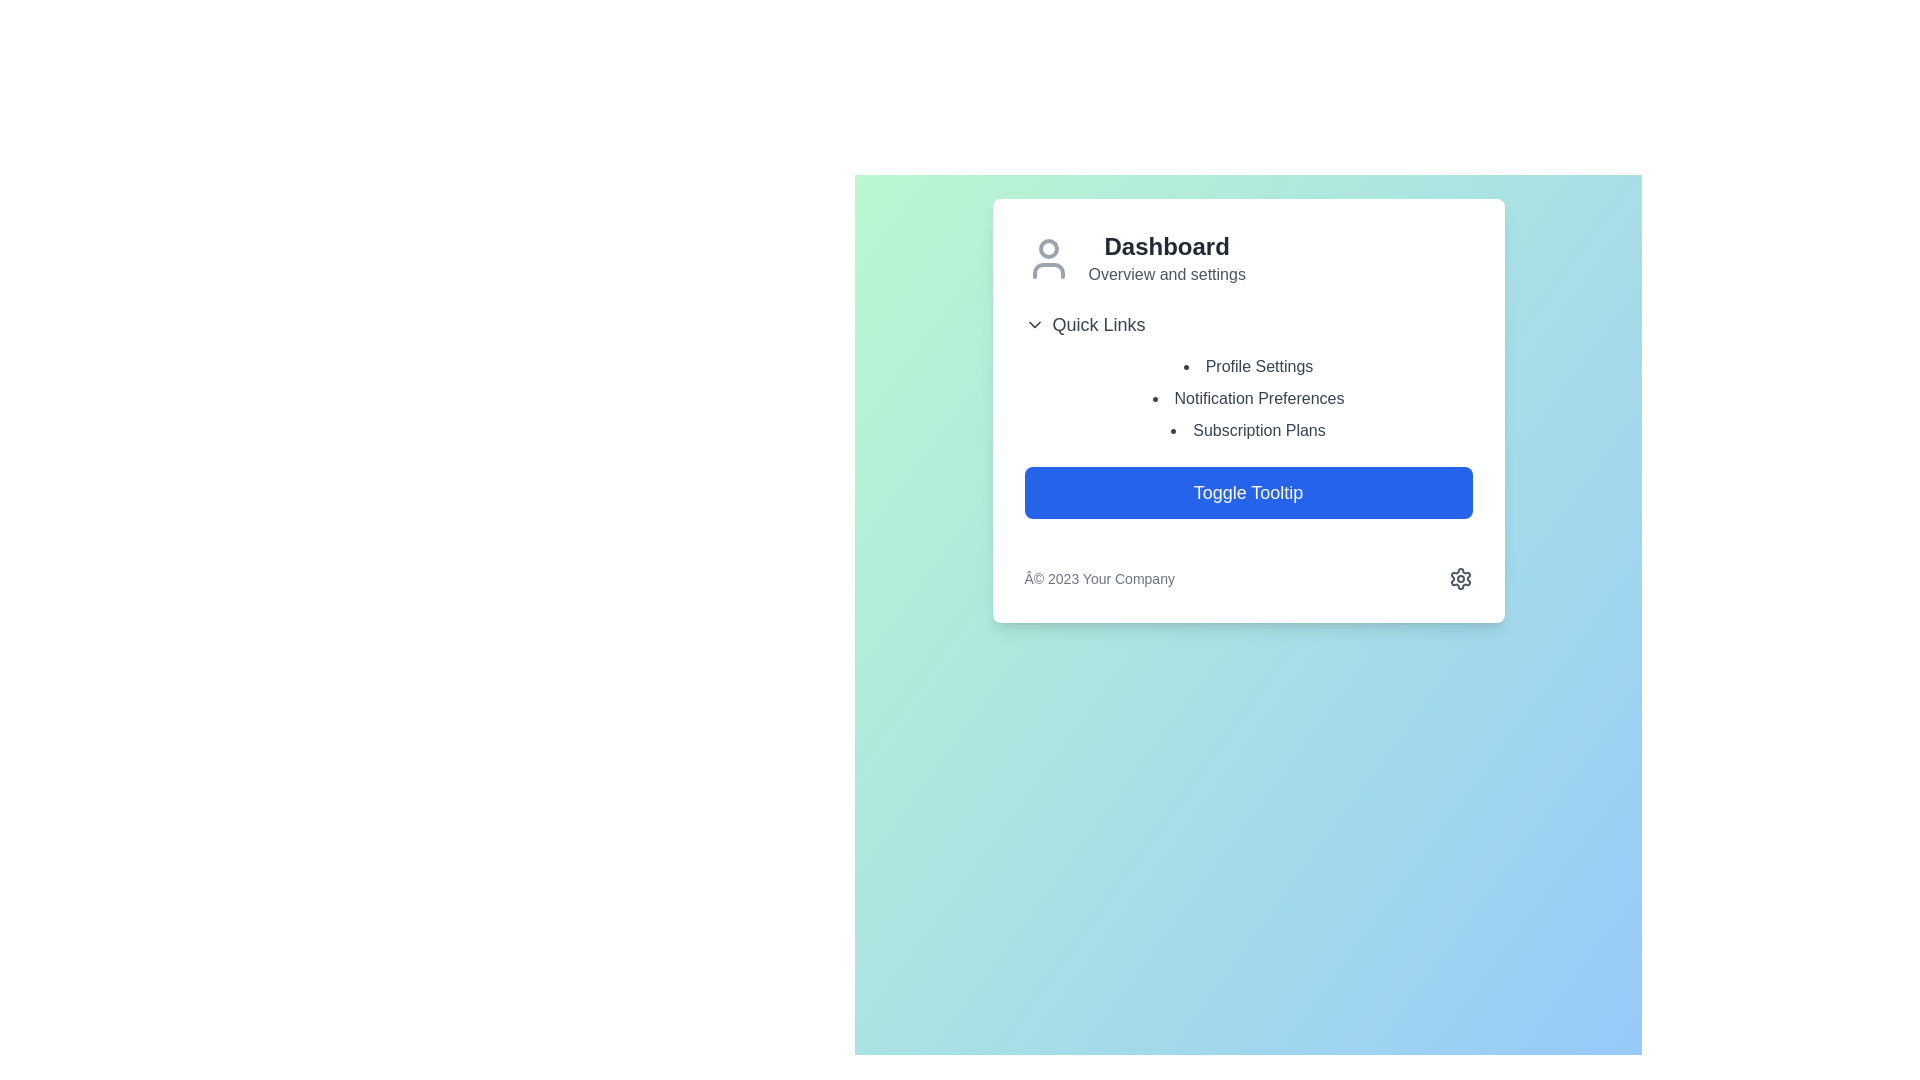 This screenshot has height=1080, width=1920. What do you see at coordinates (1047, 257) in the screenshot?
I see `the minimalist gray outline user icon located at the top-left corner of the panel near the 'Dashboard' header text` at bounding box center [1047, 257].